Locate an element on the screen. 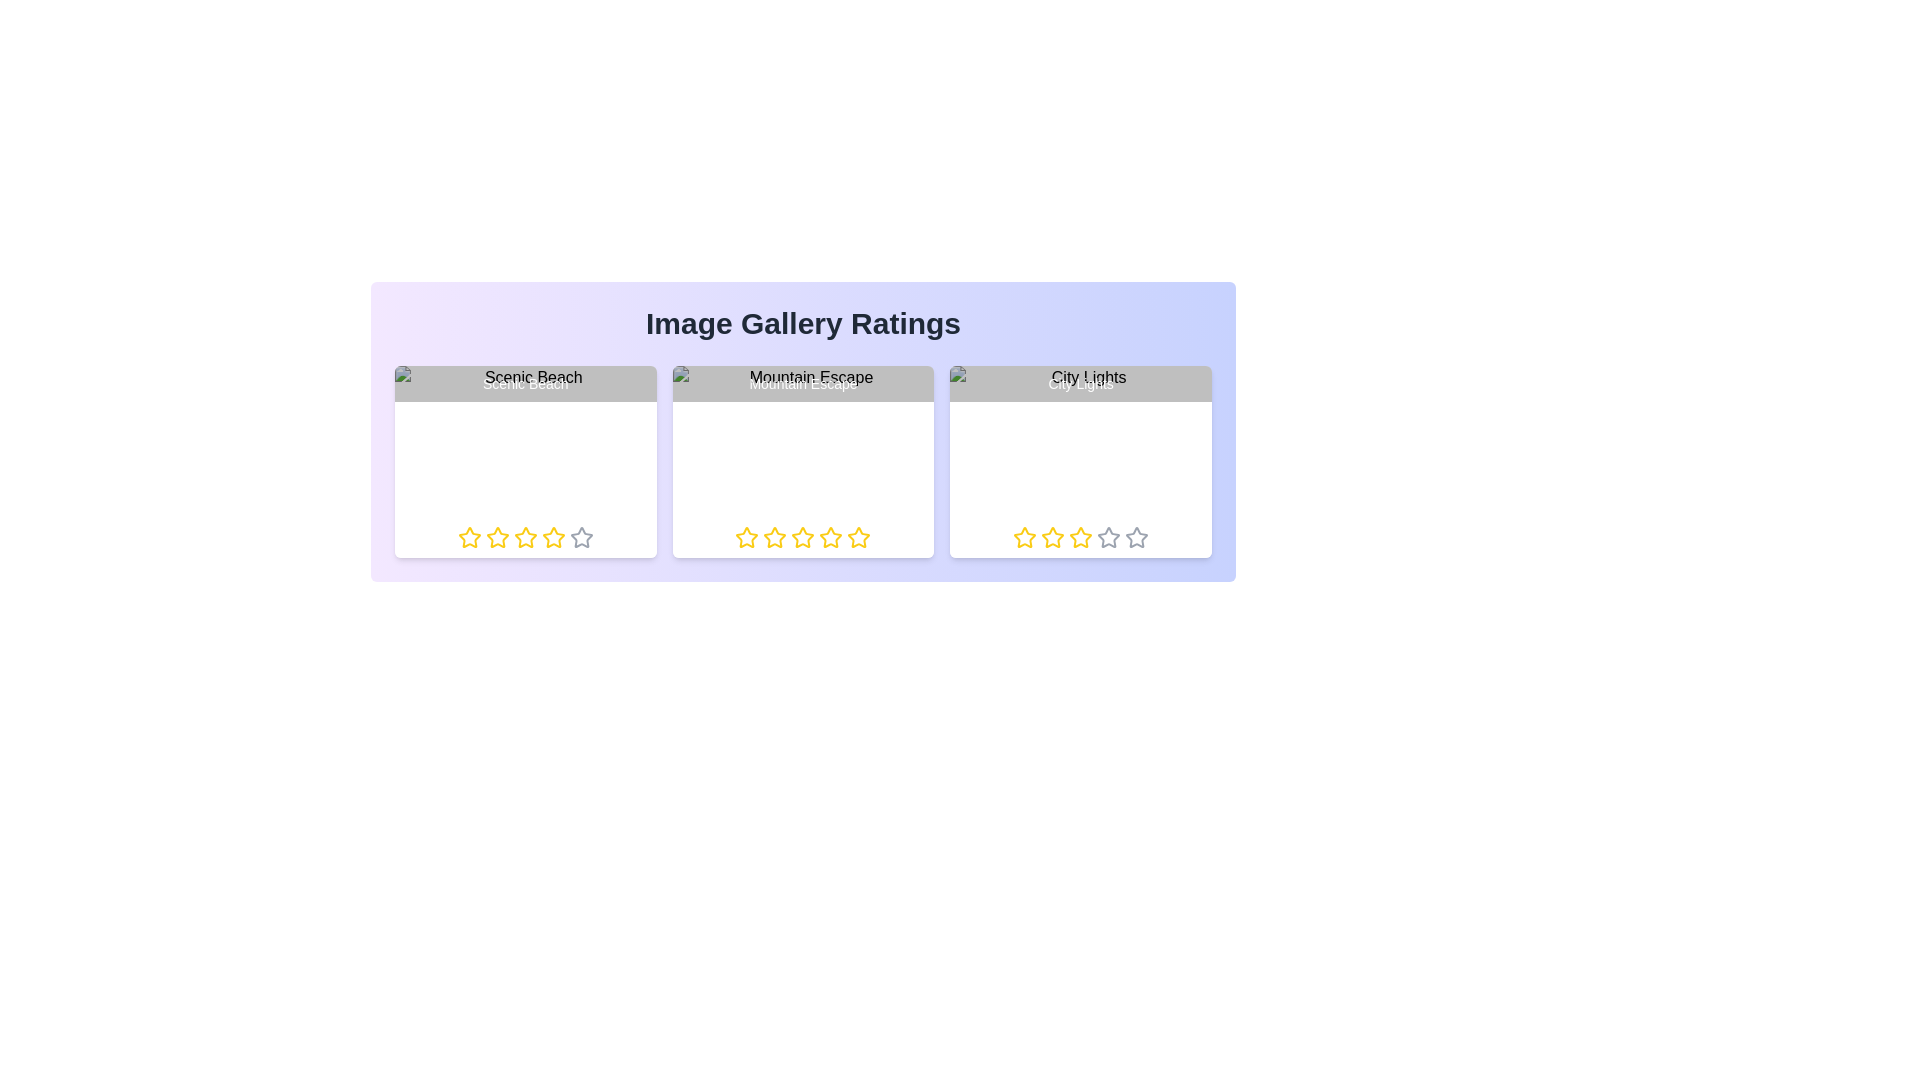 The height and width of the screenshot is (1080, 1920). the rating for the image titled 'Scenic Beach' to 2 stars is located at coordinates (485, 536).